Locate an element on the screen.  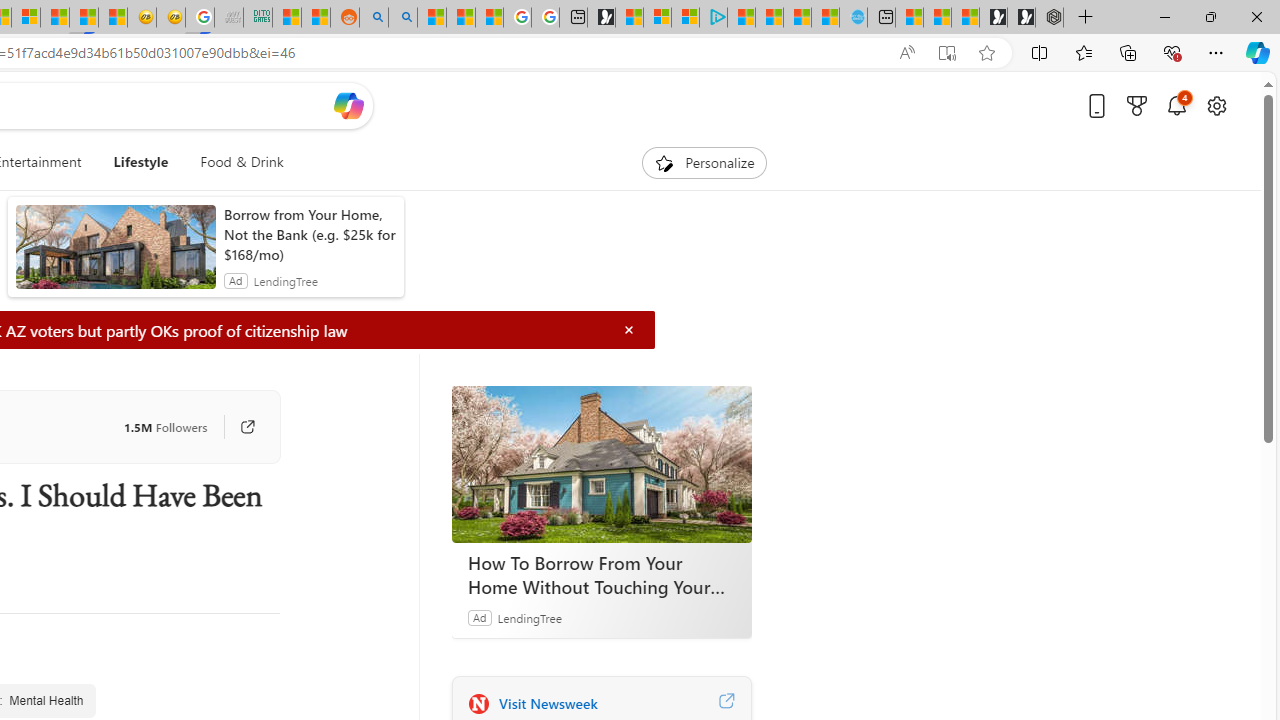
'Open settings' is located at coordinates (1215, 105).